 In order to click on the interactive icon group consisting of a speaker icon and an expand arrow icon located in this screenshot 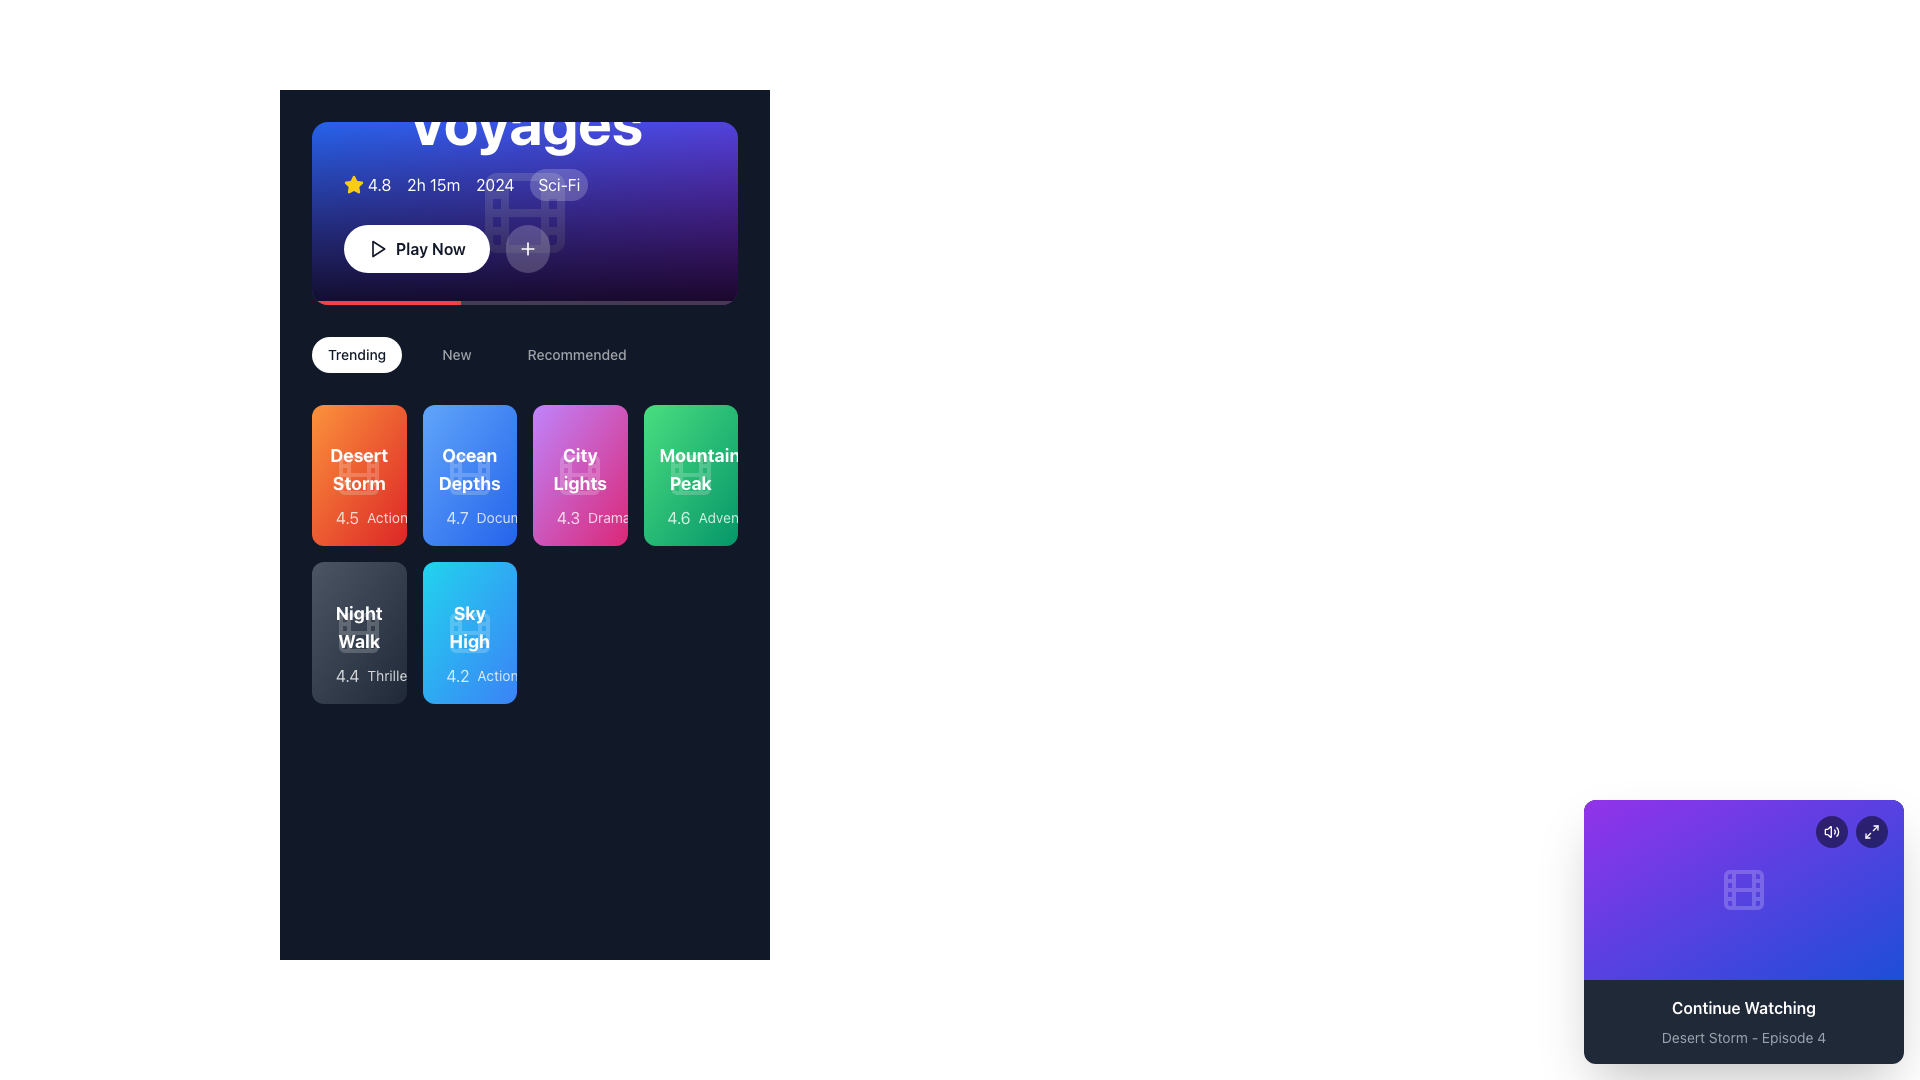, I will do `click(1851, 832)`.